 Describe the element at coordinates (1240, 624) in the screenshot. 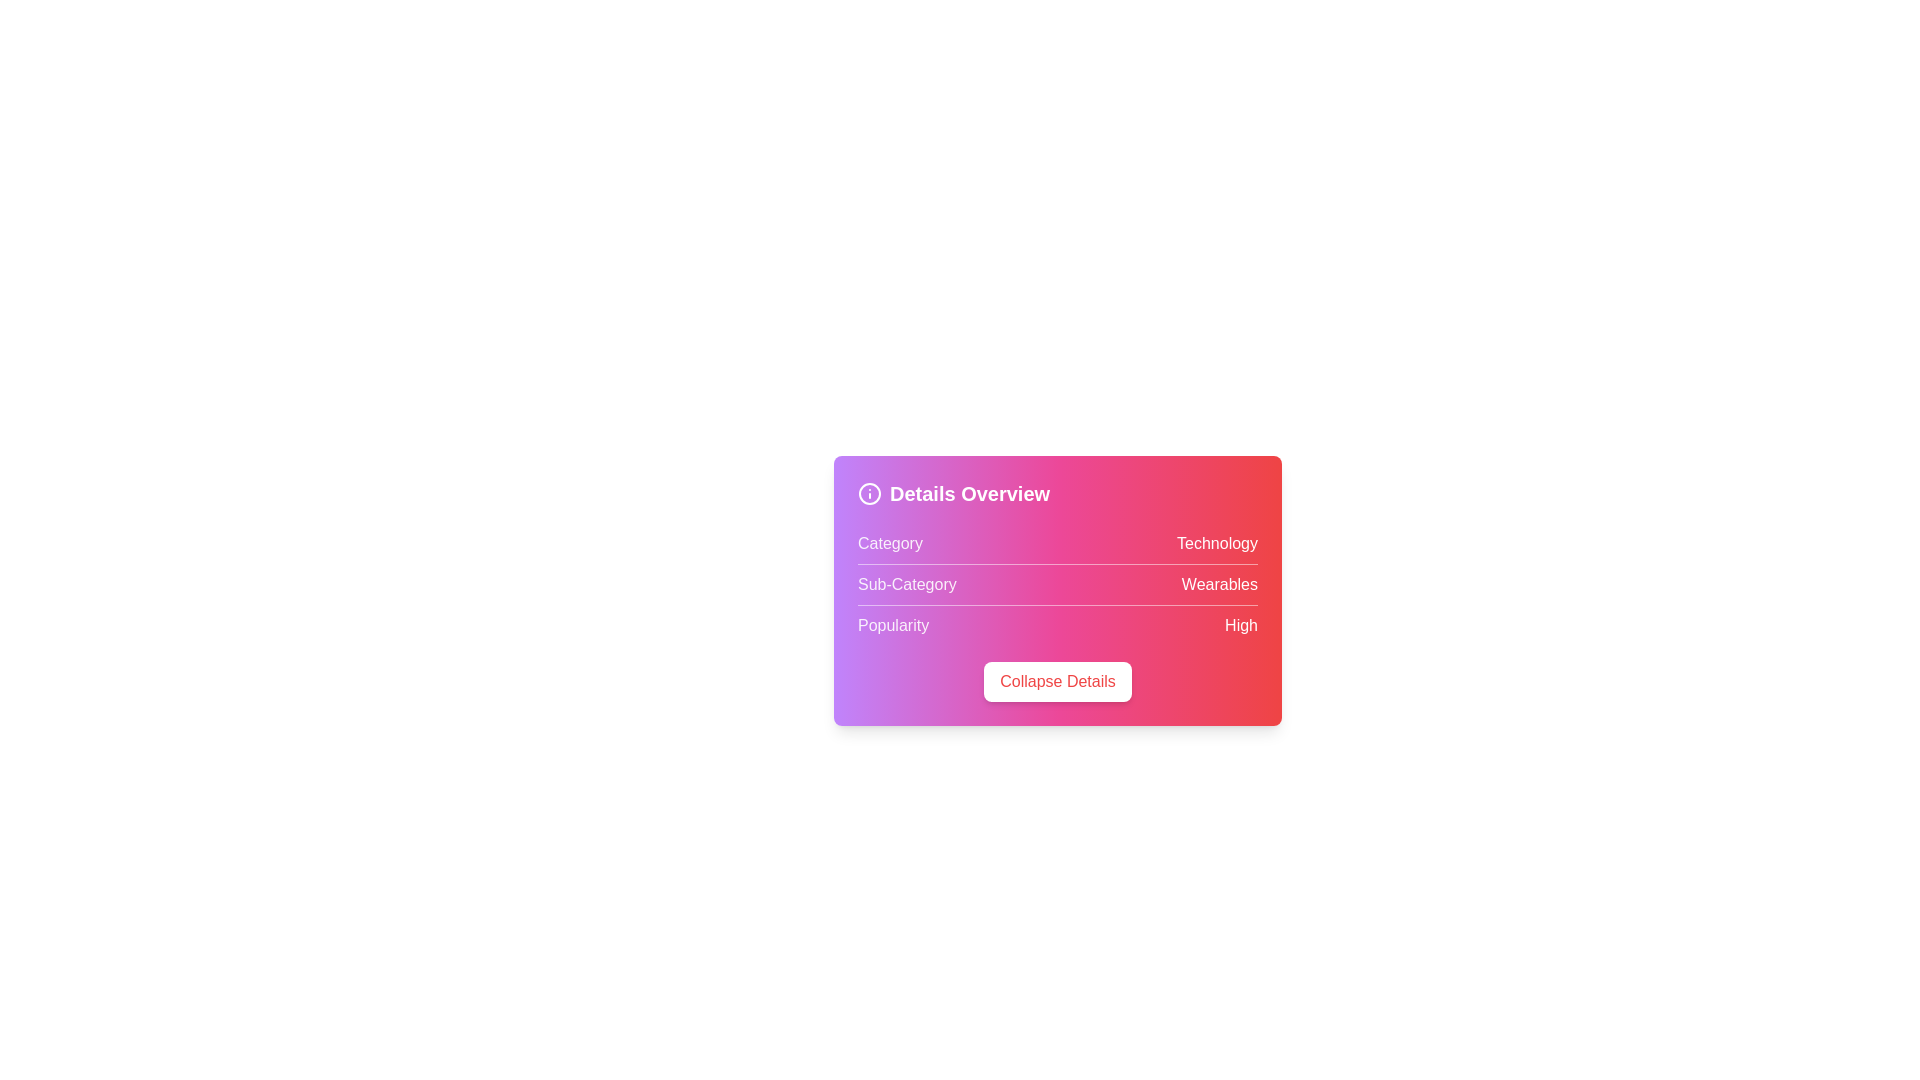

I see `text of the 'High' label, which is a bold, white font on a red background located at the far right of the row in the card-style interface` at that location.